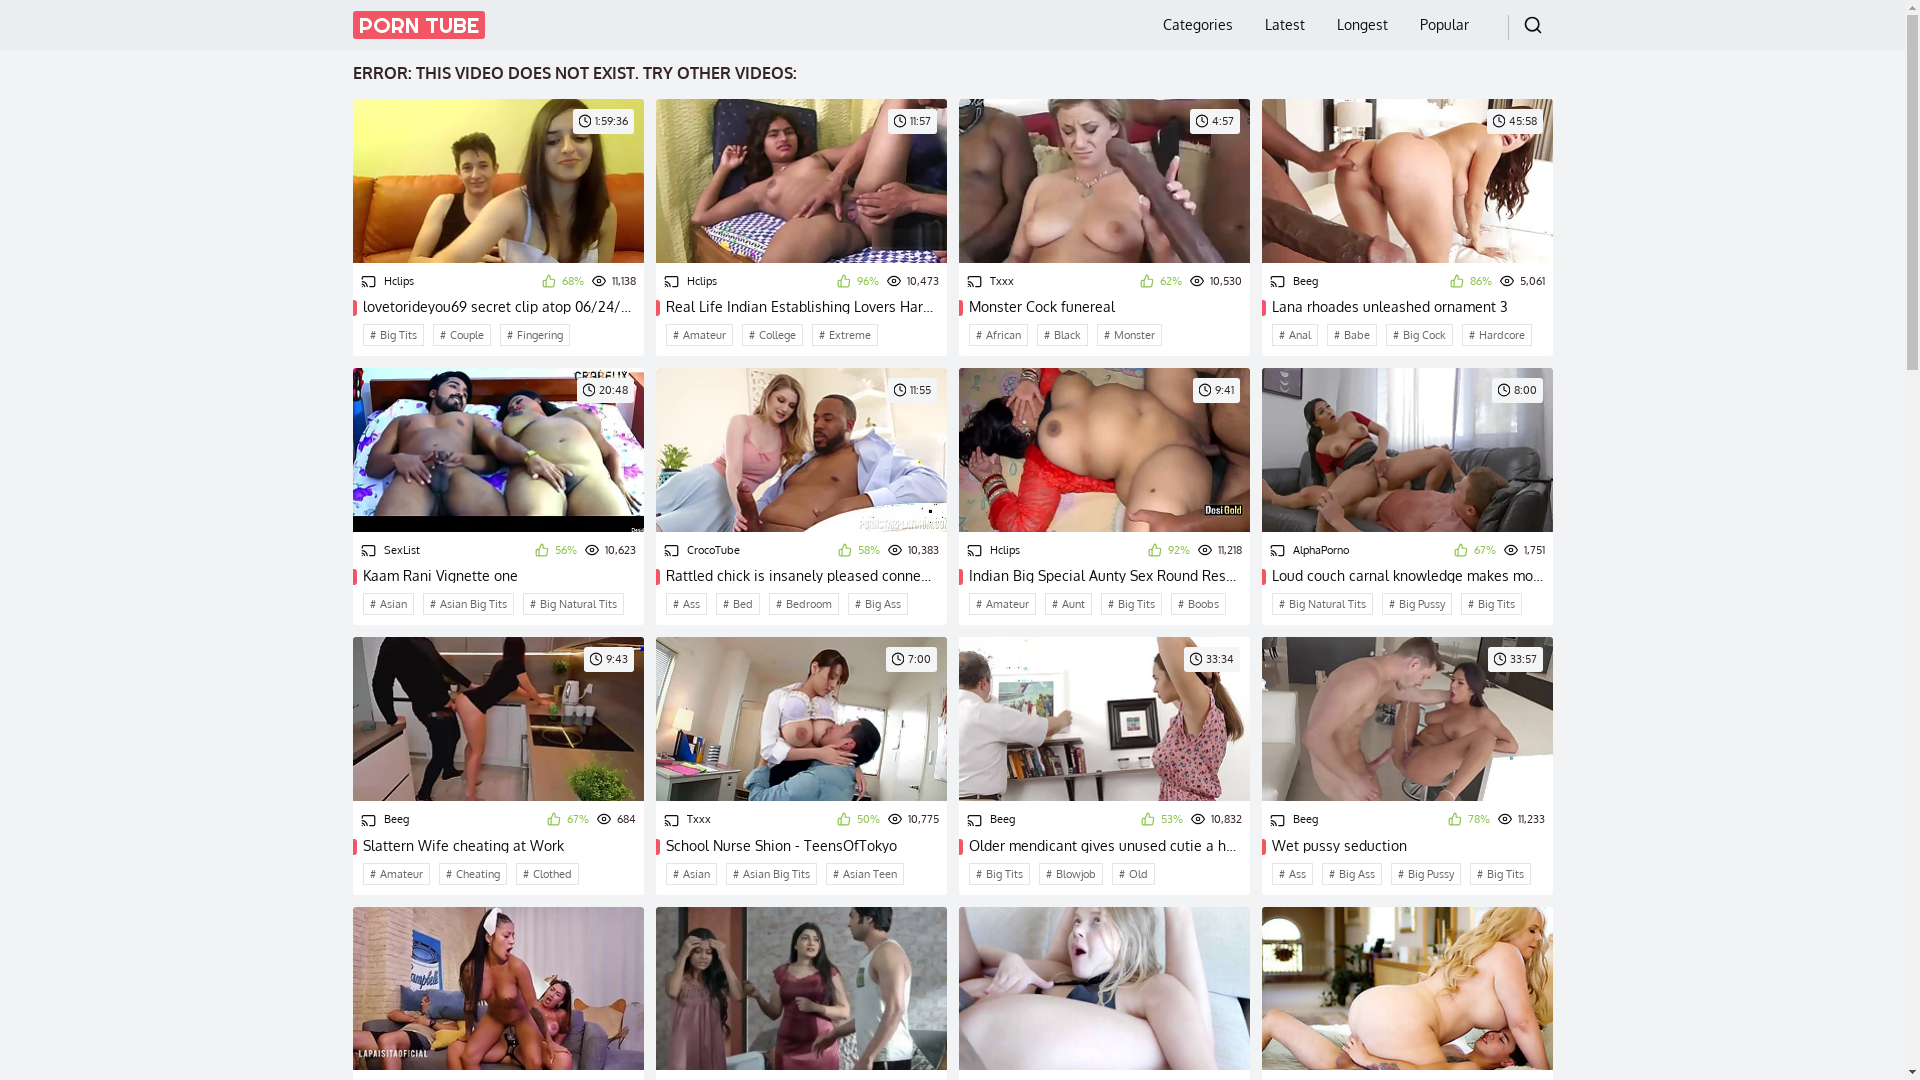  What do you see at coordinates (547, 873) in the screenshot?
I see `'Clothed'` at bounding box center [547, 873].